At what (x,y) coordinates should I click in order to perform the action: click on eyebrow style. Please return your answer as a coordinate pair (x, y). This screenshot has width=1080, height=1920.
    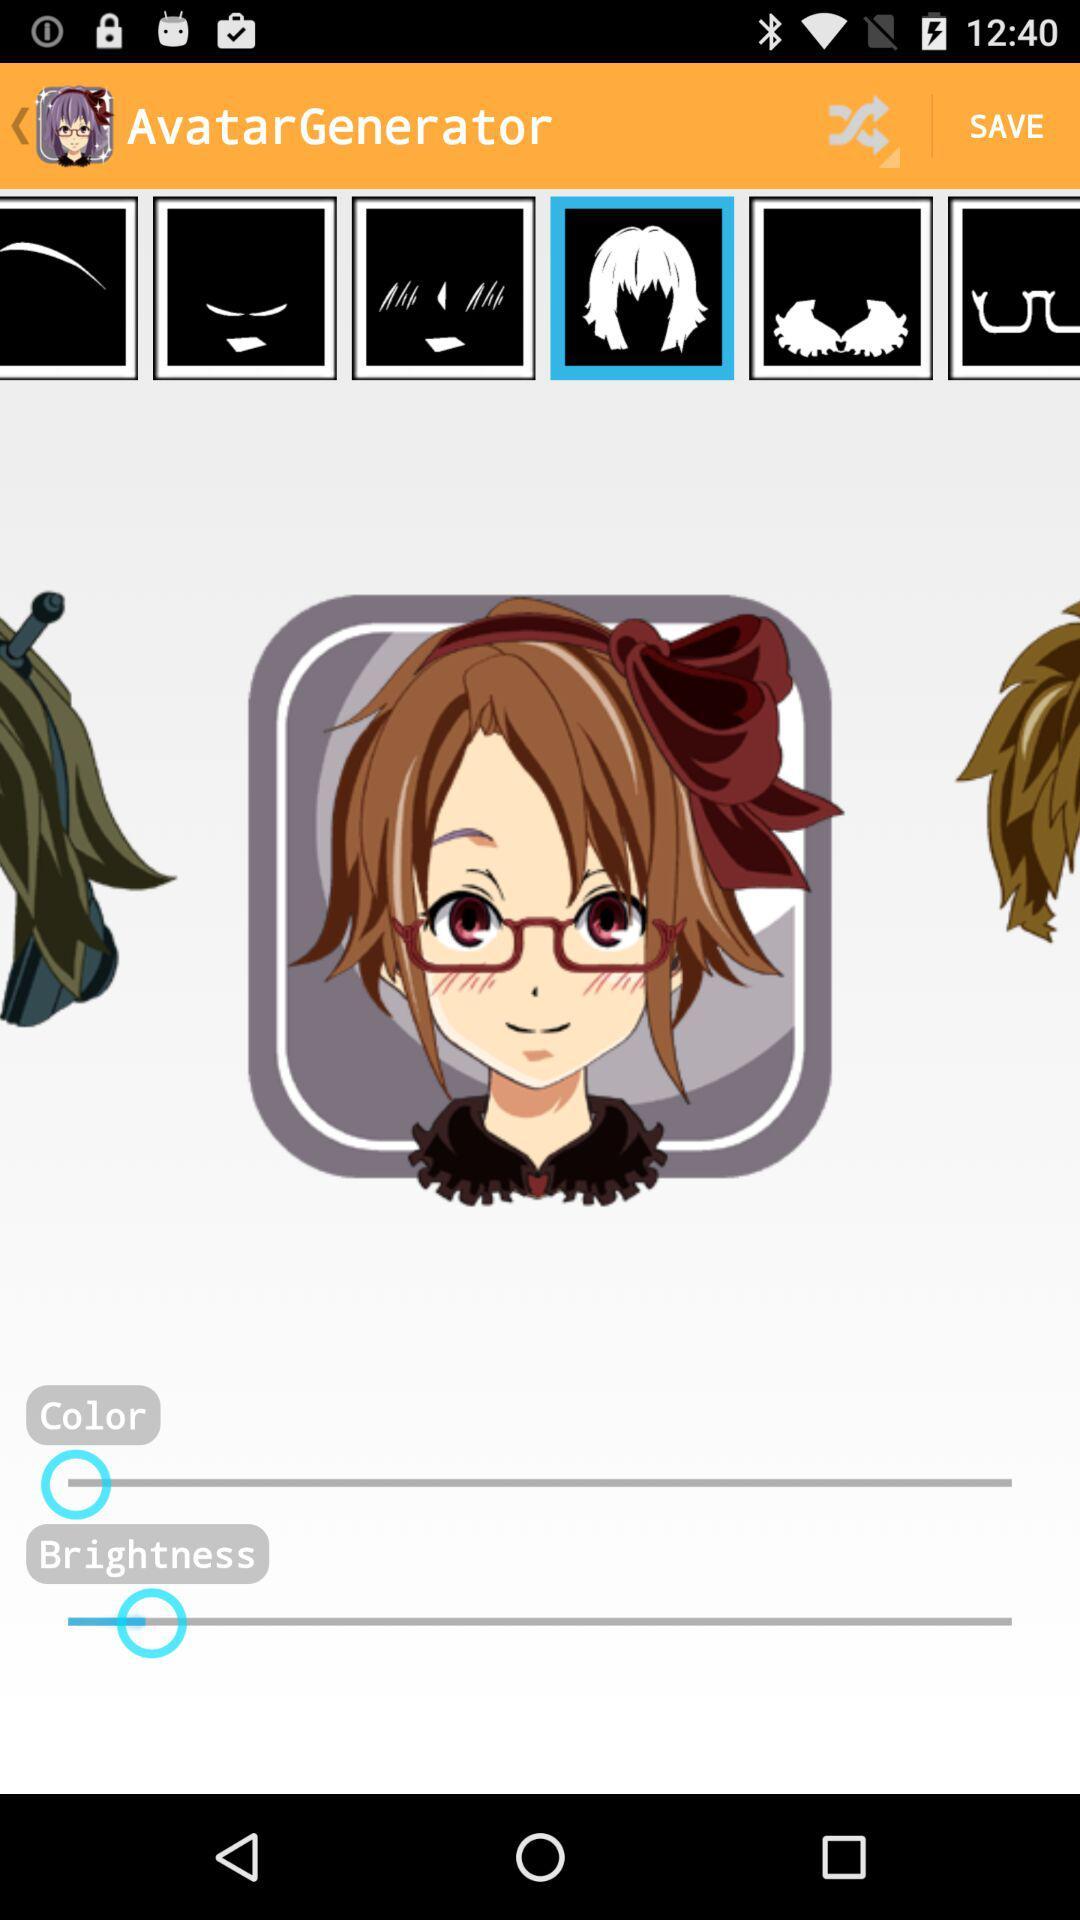
    Looking at the image, I should click on (68, 287).